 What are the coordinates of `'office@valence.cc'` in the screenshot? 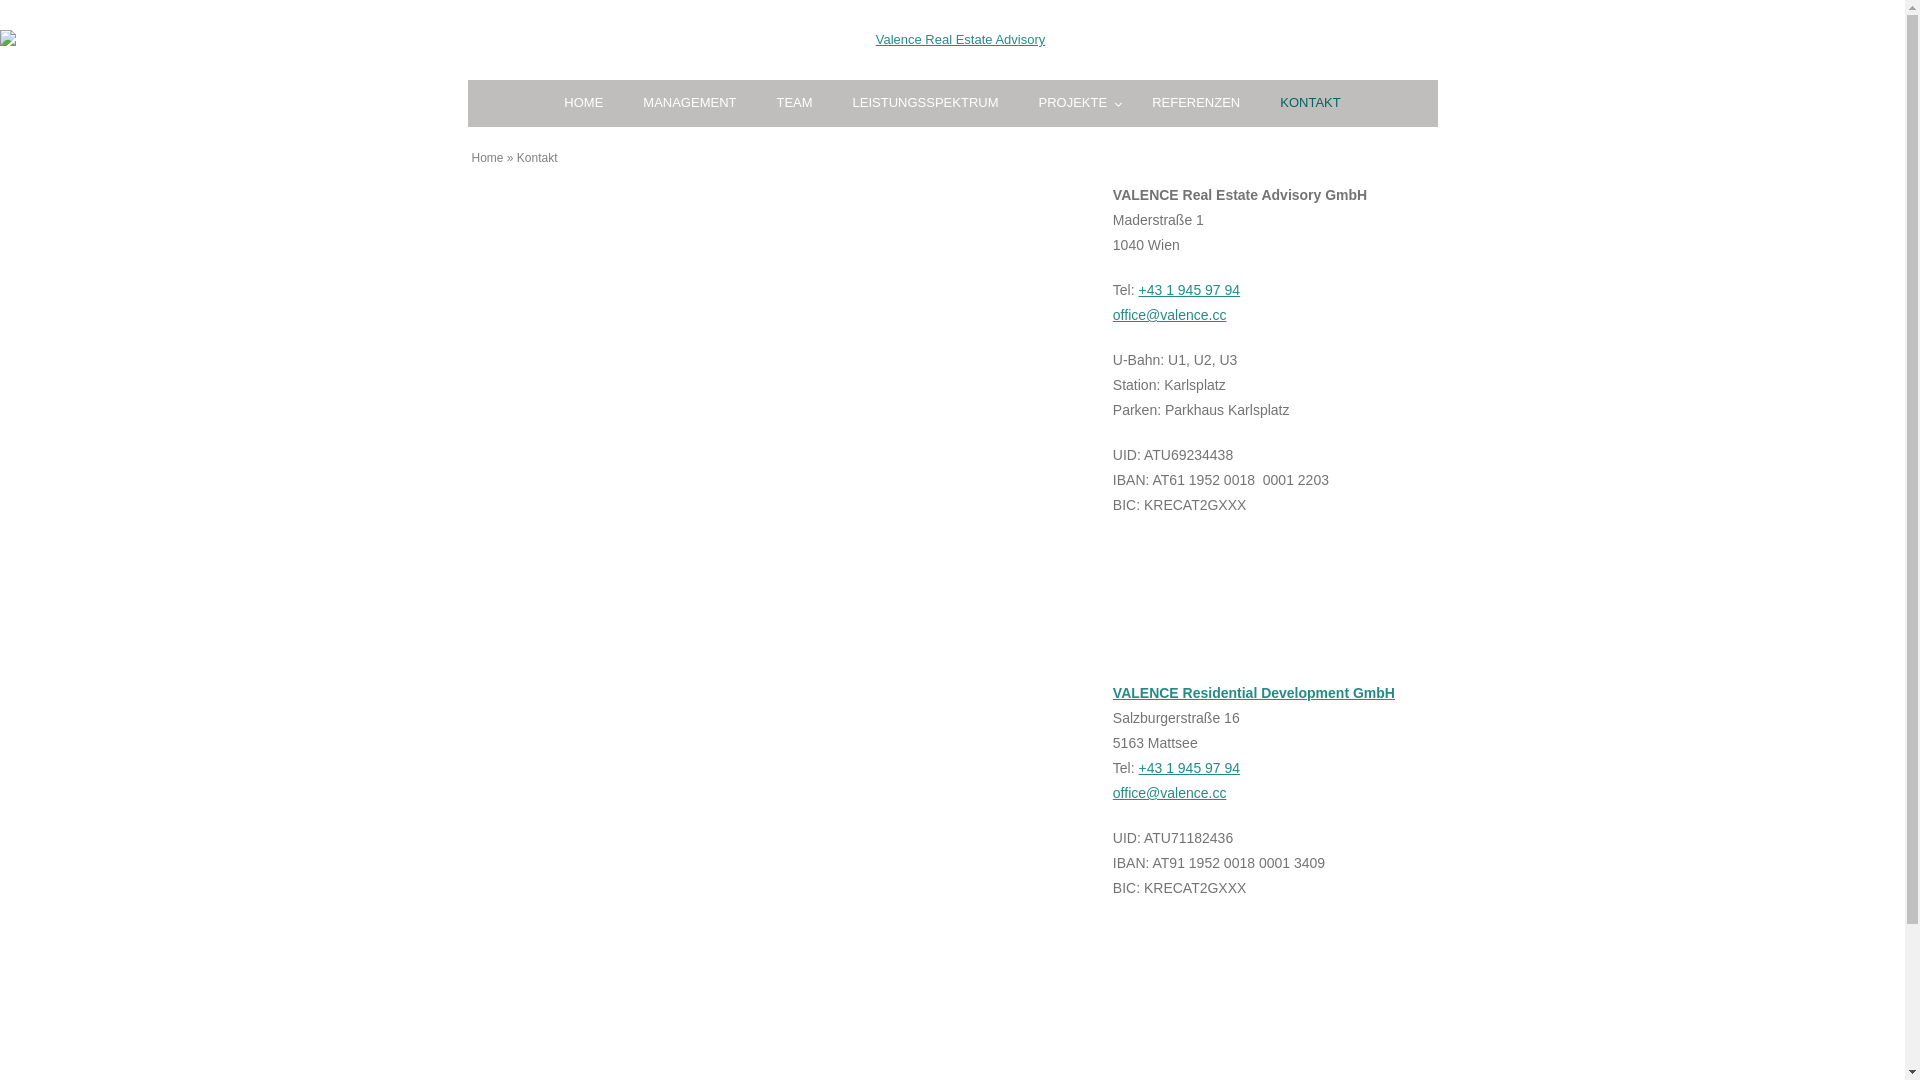 It's located at (1170, 315).